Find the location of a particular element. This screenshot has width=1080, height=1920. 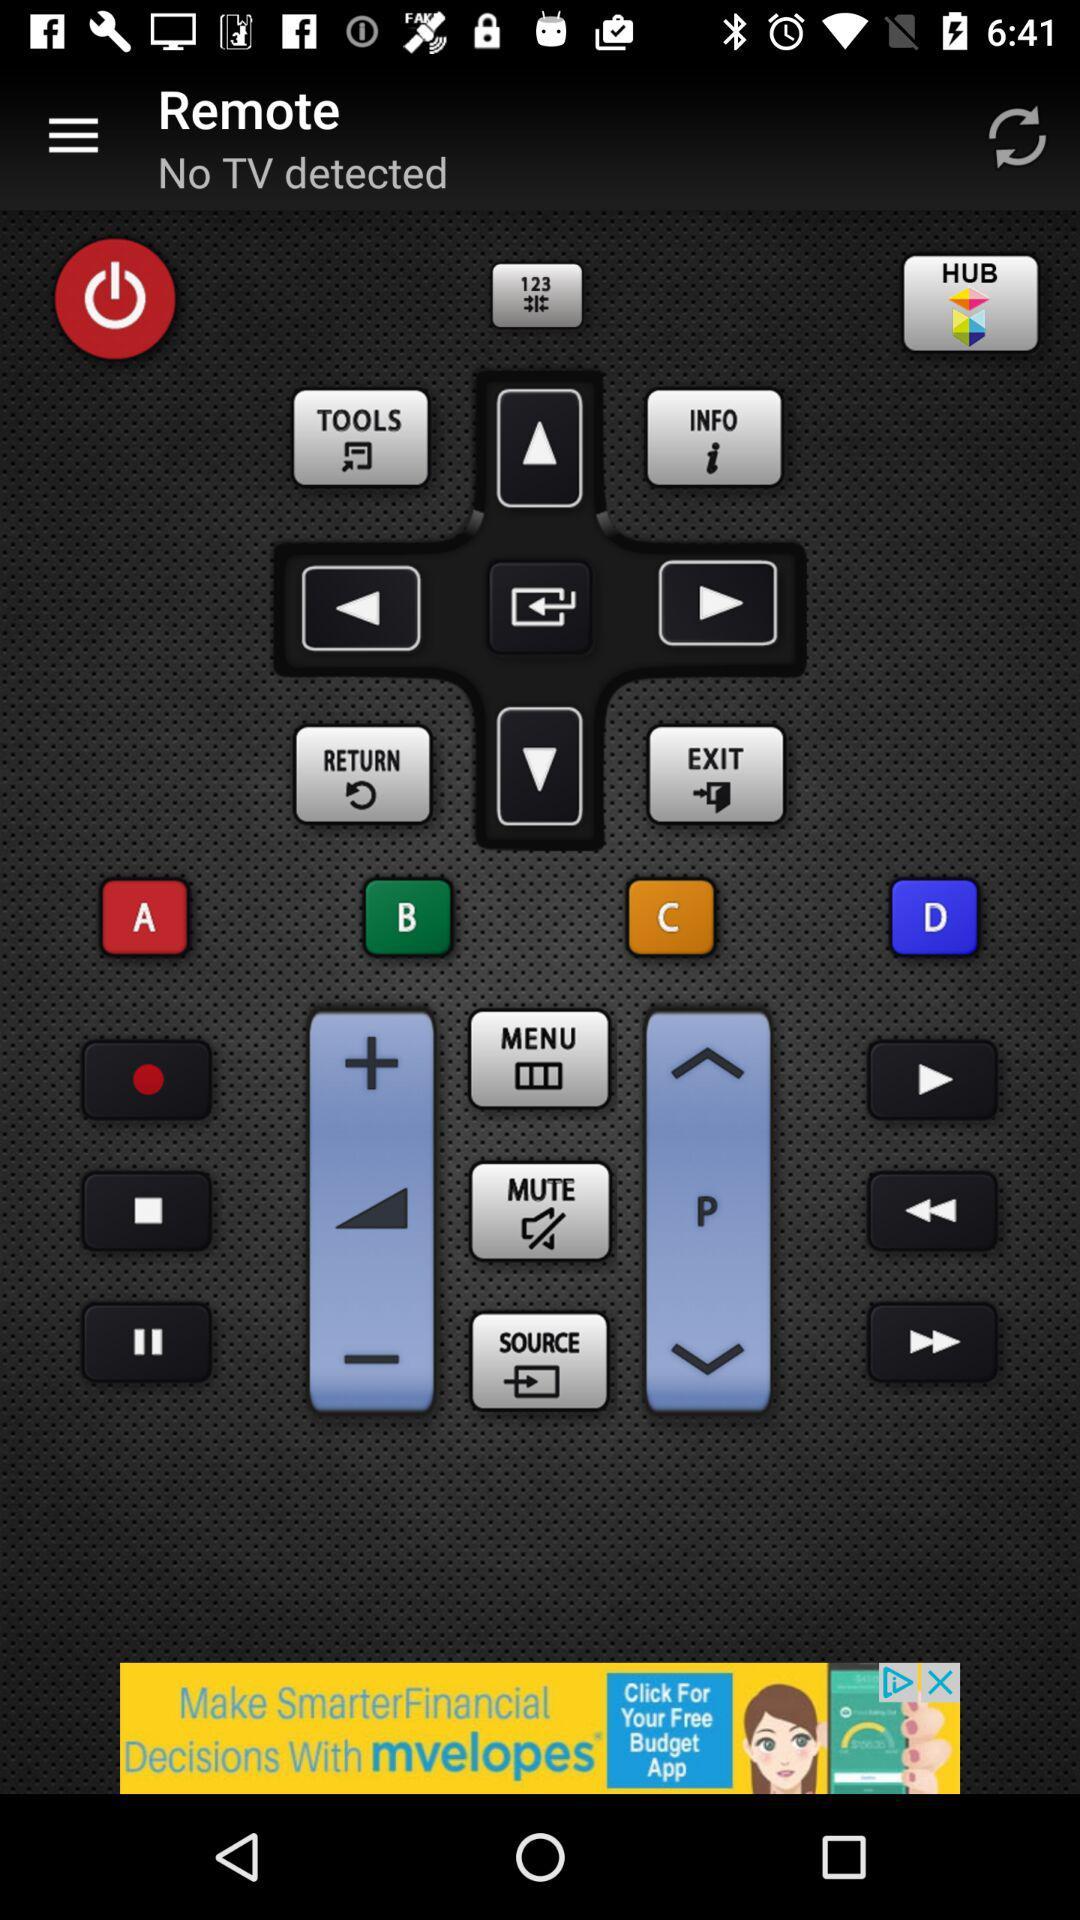

next is located at coordinates (933, 1079).